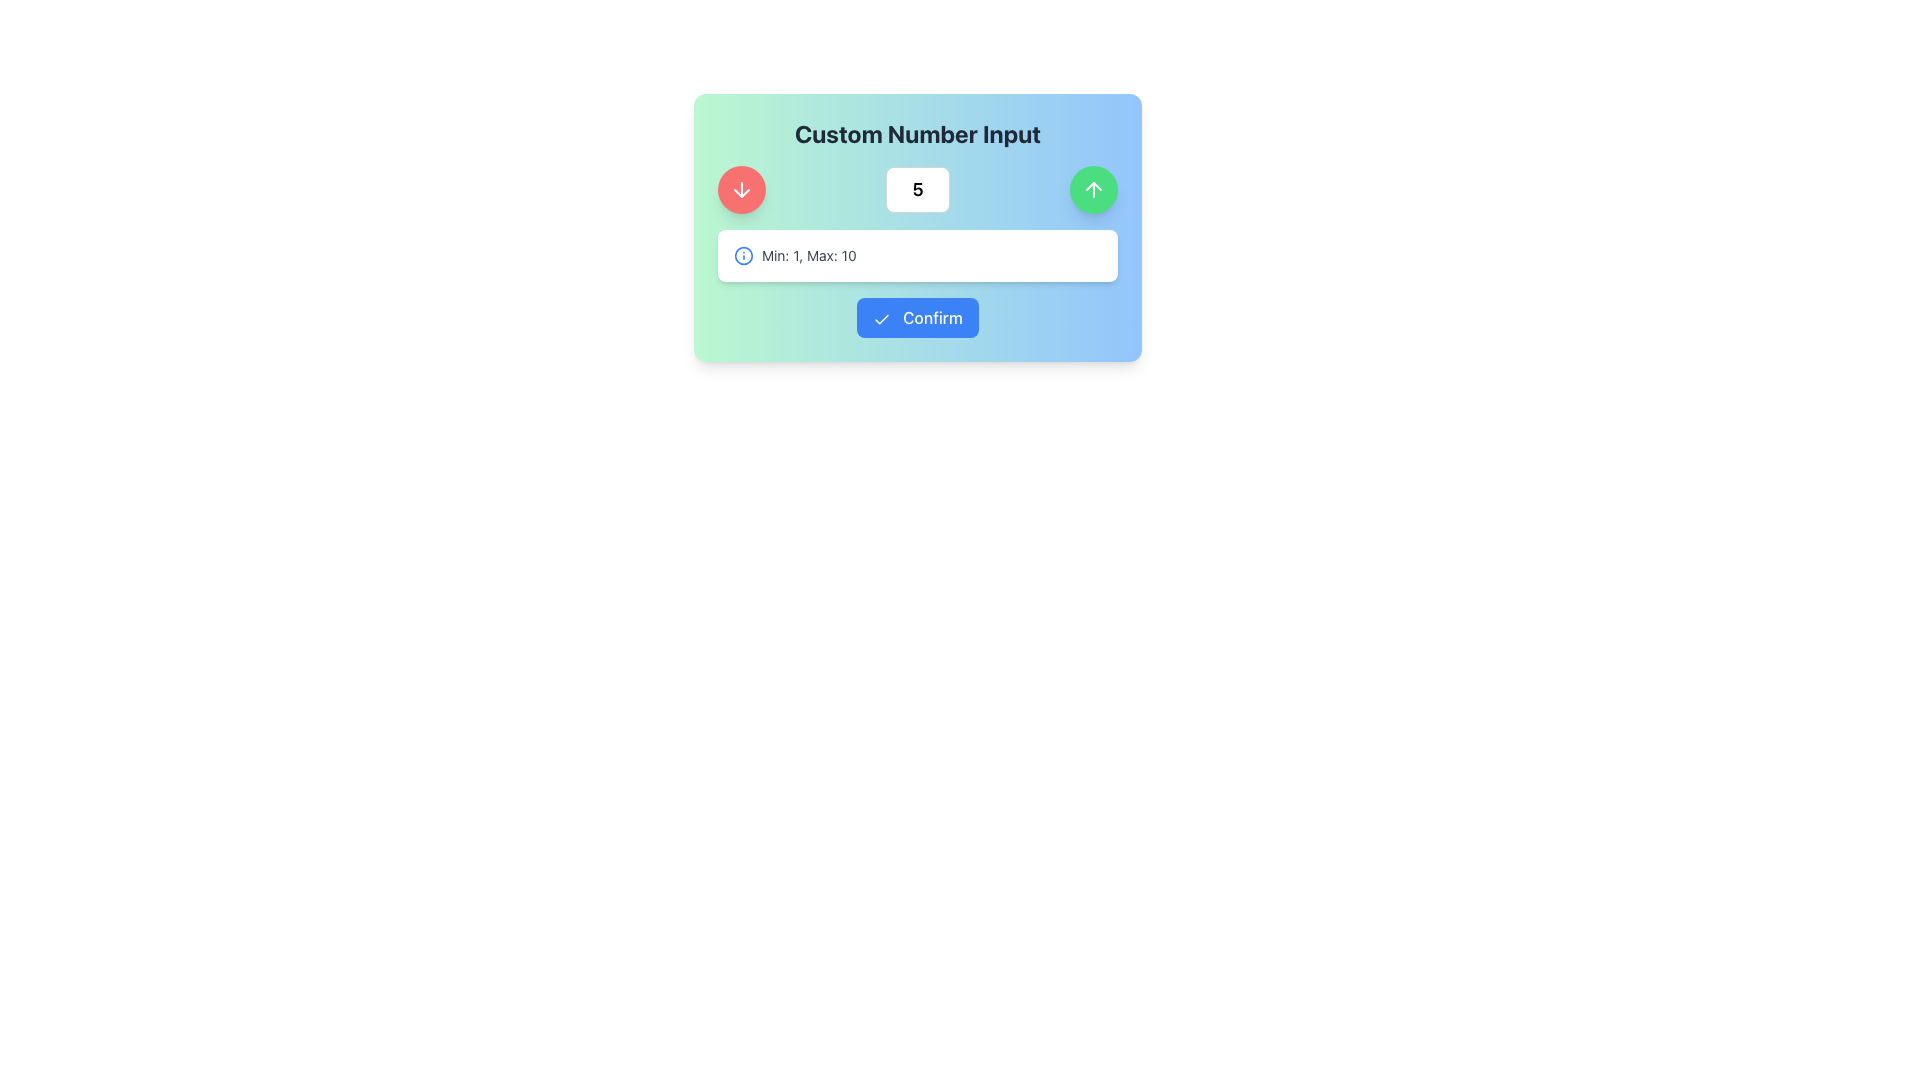 This screenshot has width=1920, height=1080. Describe the element at coordinates (916, 226) in the screenshot. I see `the Composite widget that serves as a number input tool, which includes a title, range information, input field, adjustment buttons, and a confirm button` at that location.